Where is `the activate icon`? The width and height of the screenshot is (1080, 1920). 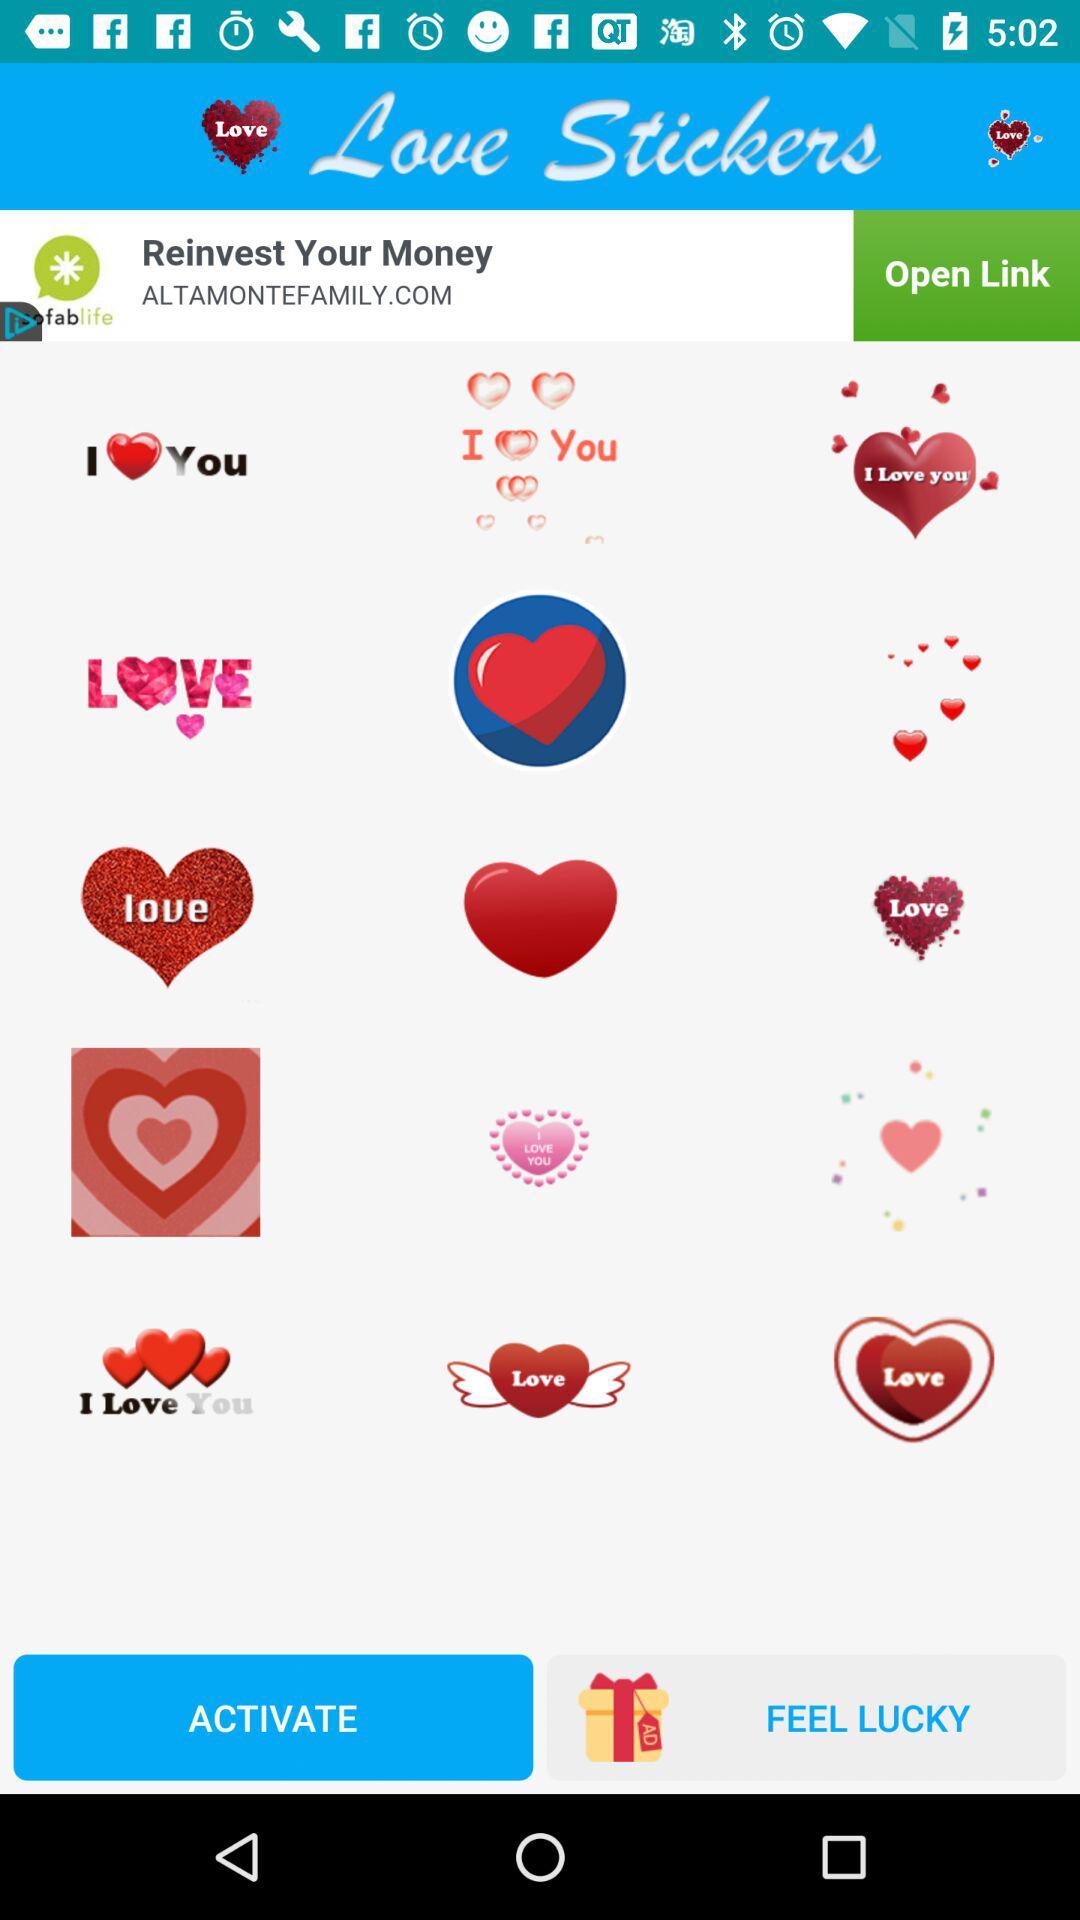
the activate icon is located at coordinates (273, 1716).